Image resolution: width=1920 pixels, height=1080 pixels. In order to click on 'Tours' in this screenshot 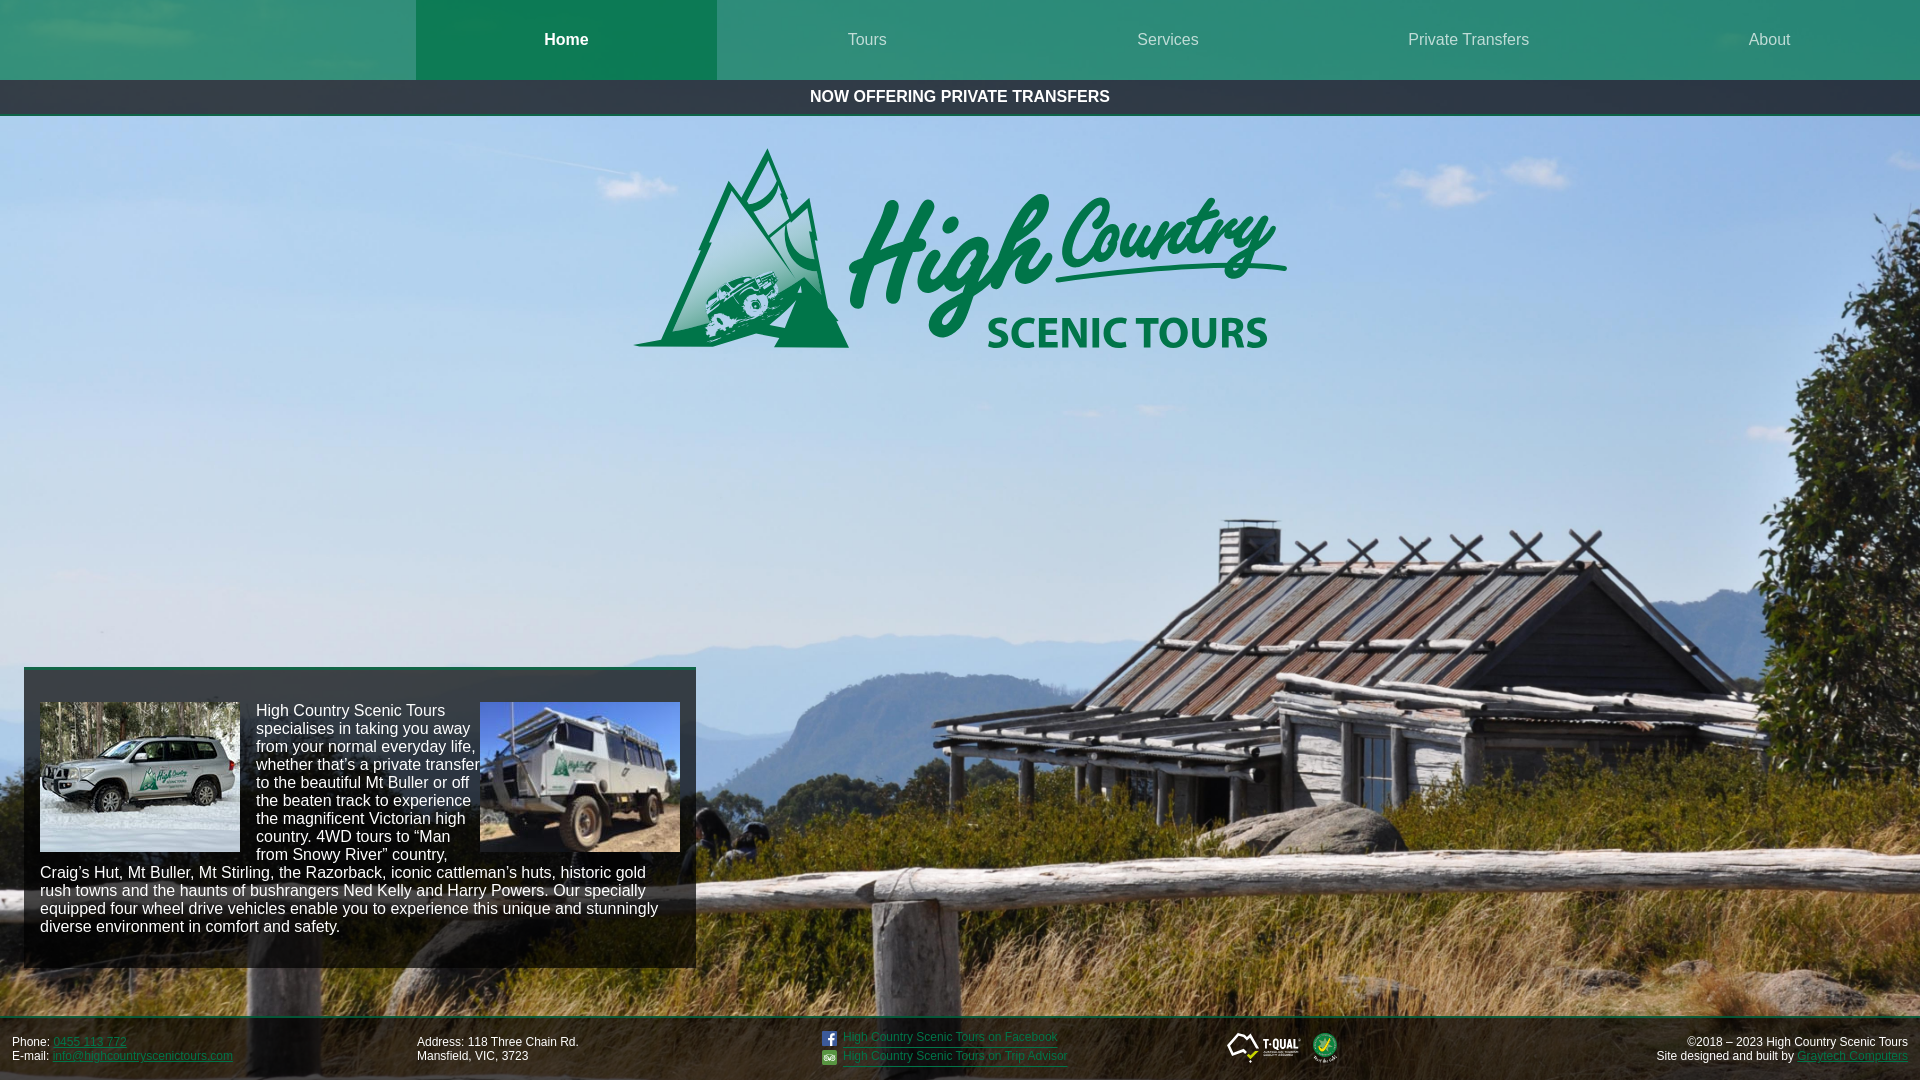, I will do `click(716, 39)`.